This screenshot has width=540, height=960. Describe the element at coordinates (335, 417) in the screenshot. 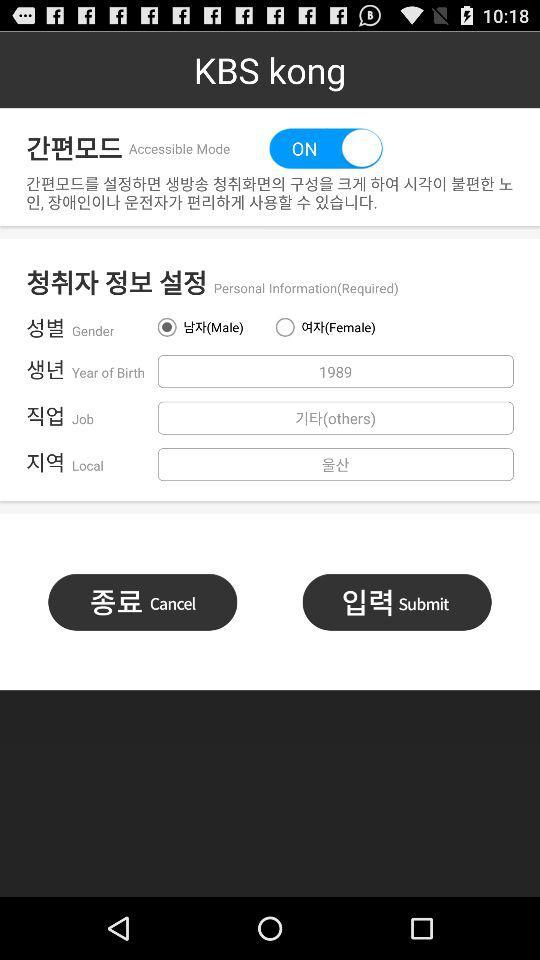

I see `app to the right of the job` at that location.